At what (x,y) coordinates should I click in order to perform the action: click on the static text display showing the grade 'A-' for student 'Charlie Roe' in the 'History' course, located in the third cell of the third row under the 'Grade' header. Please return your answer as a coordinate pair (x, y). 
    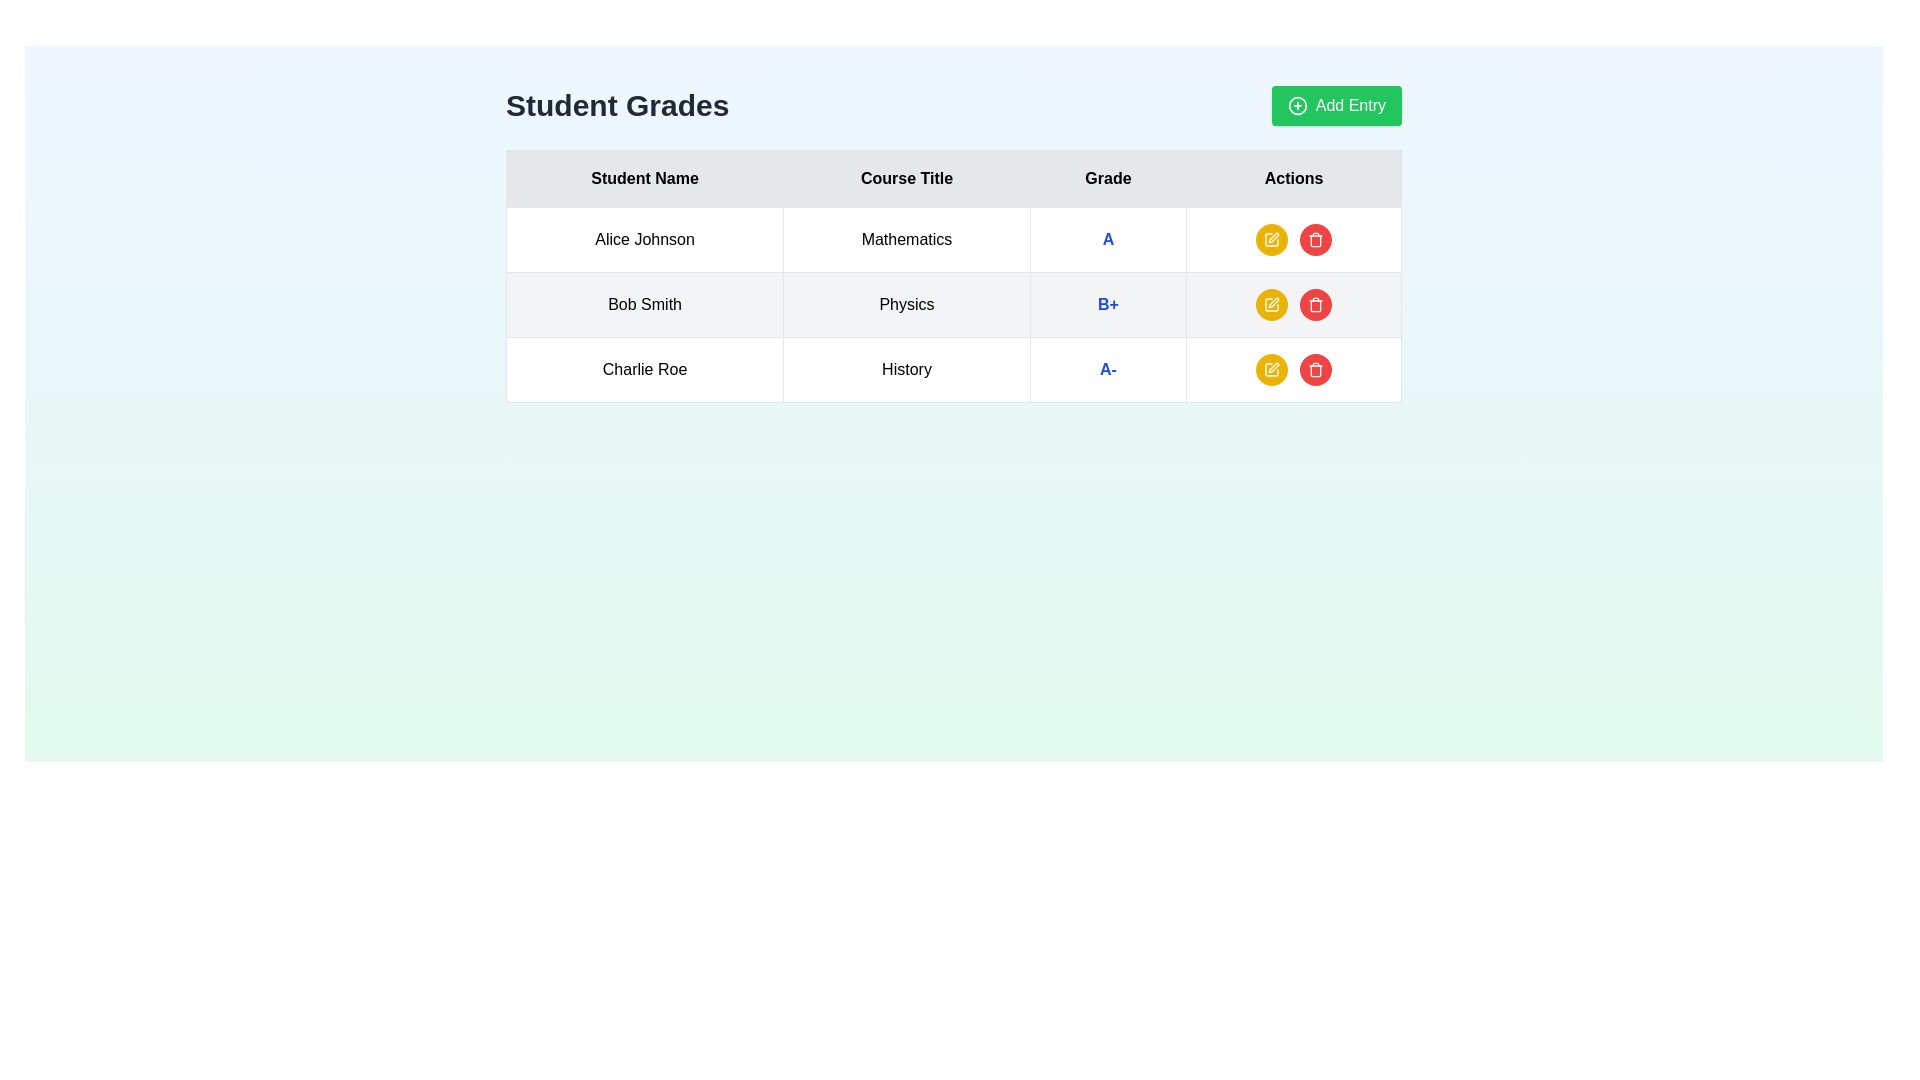
    Looking at the image, I should click on (1107, 370).